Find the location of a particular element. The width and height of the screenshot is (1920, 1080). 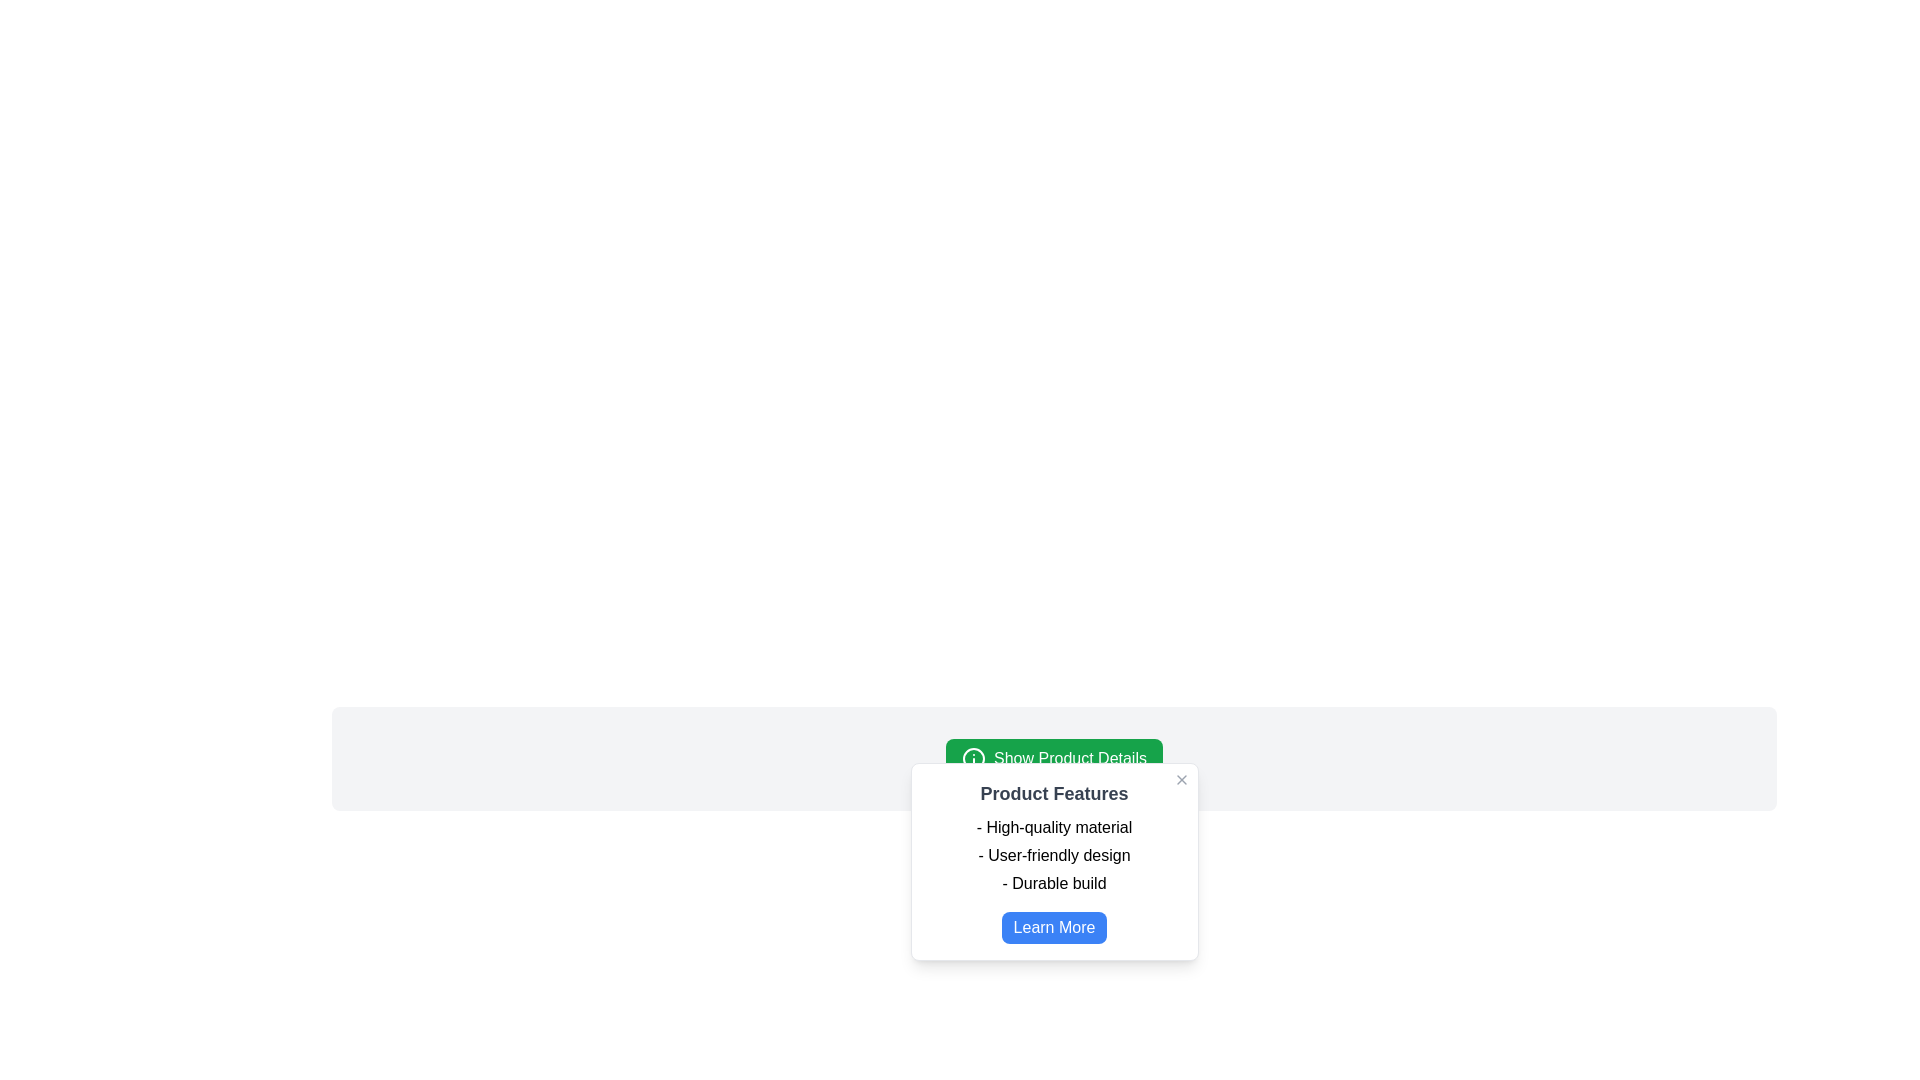

the close button icon resembling an 'X' in the top-right corner of the product features box to change its color is located at coordinates (1181, 778).